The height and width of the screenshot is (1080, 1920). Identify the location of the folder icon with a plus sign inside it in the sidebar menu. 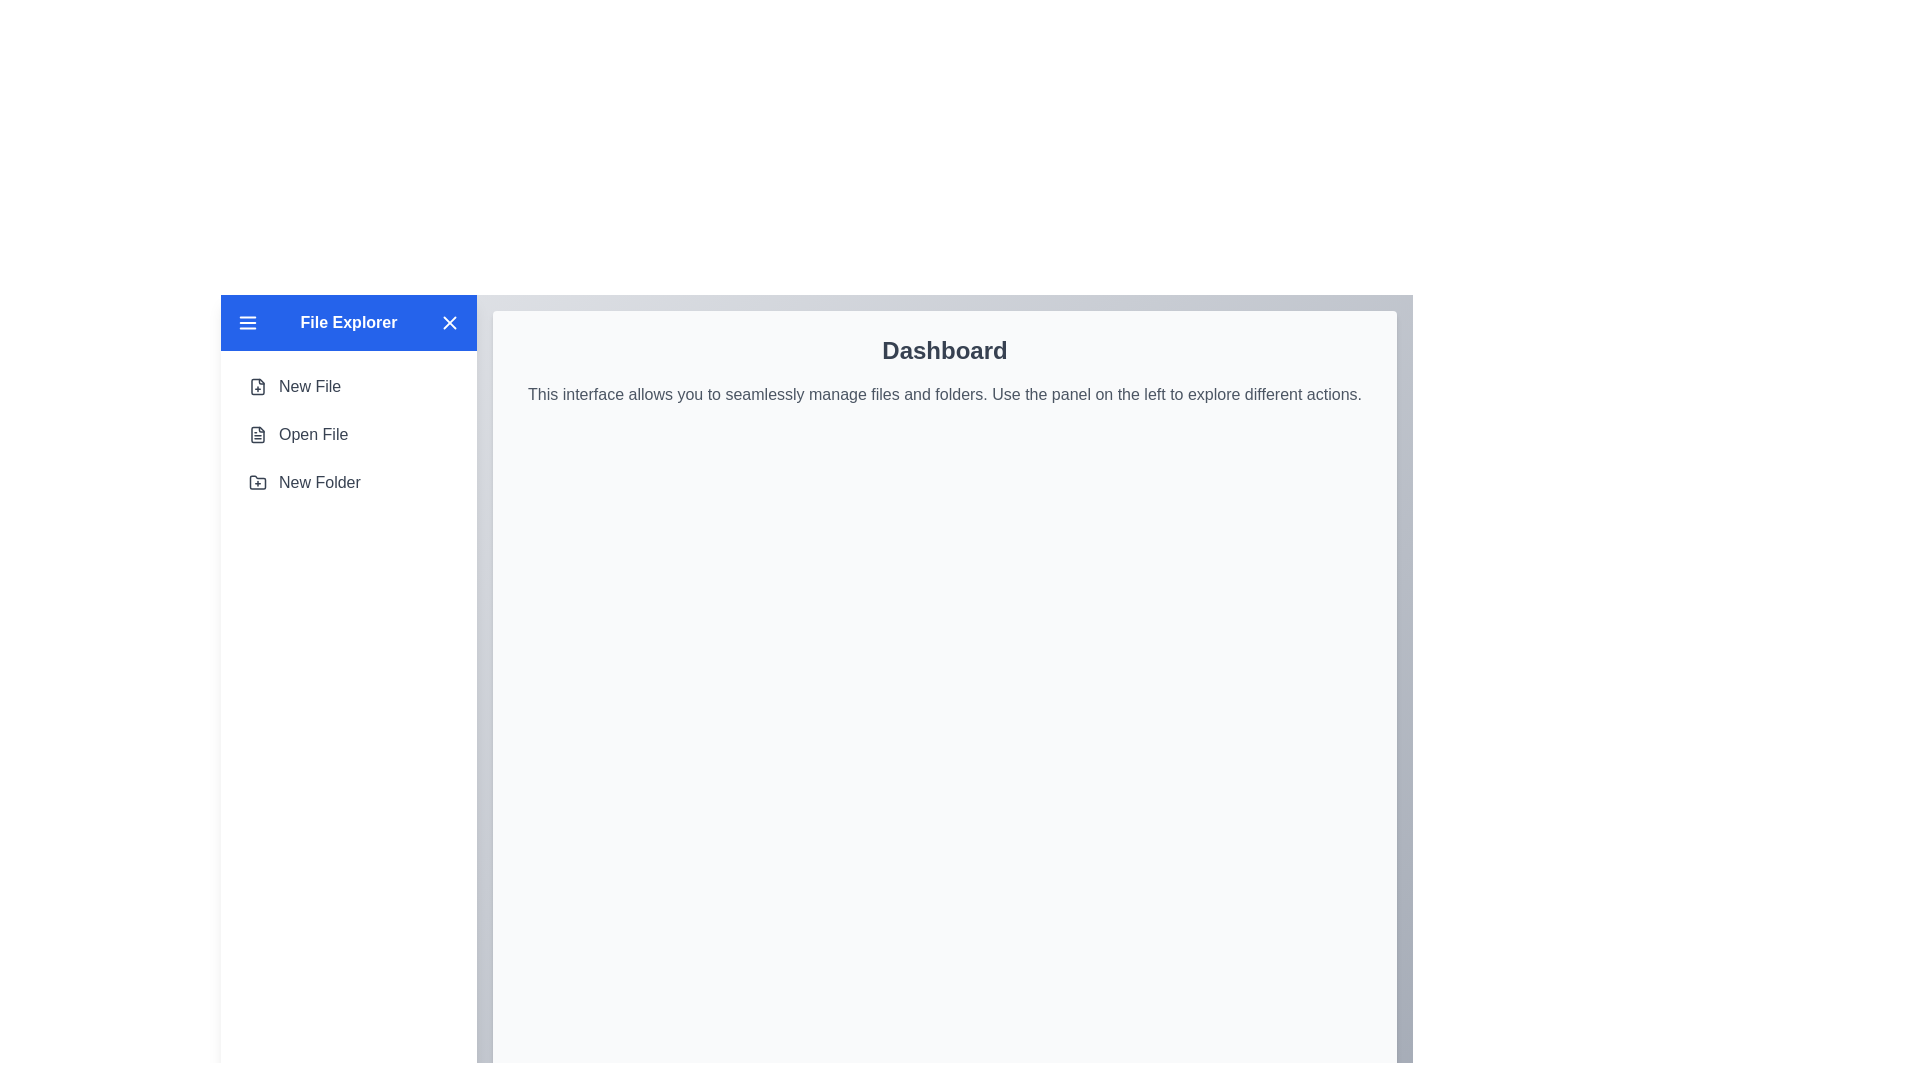
(257, 482).